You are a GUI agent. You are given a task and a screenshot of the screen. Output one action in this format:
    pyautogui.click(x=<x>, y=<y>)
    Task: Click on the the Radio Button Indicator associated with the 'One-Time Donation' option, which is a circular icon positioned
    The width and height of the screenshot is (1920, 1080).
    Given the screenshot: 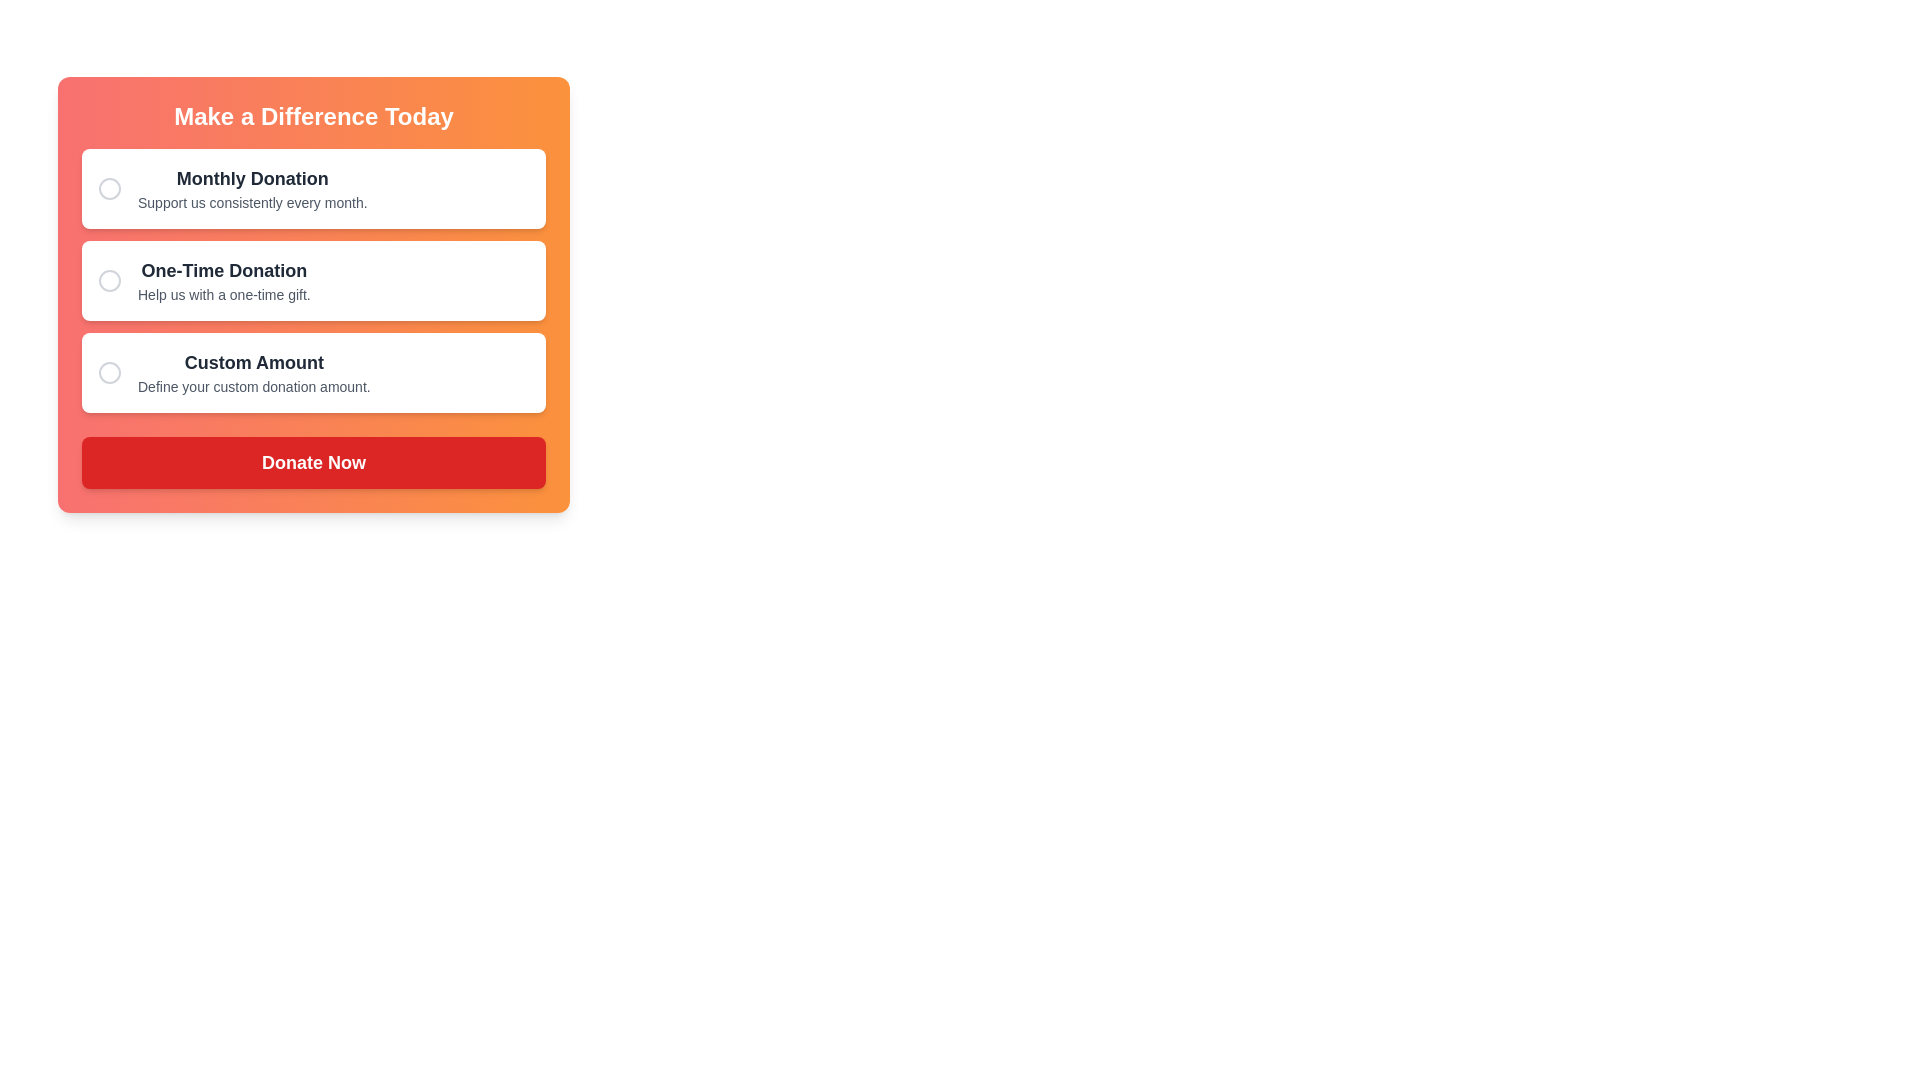 What is the action you would take?
    pyautogui.click(x=109, y=281)
    